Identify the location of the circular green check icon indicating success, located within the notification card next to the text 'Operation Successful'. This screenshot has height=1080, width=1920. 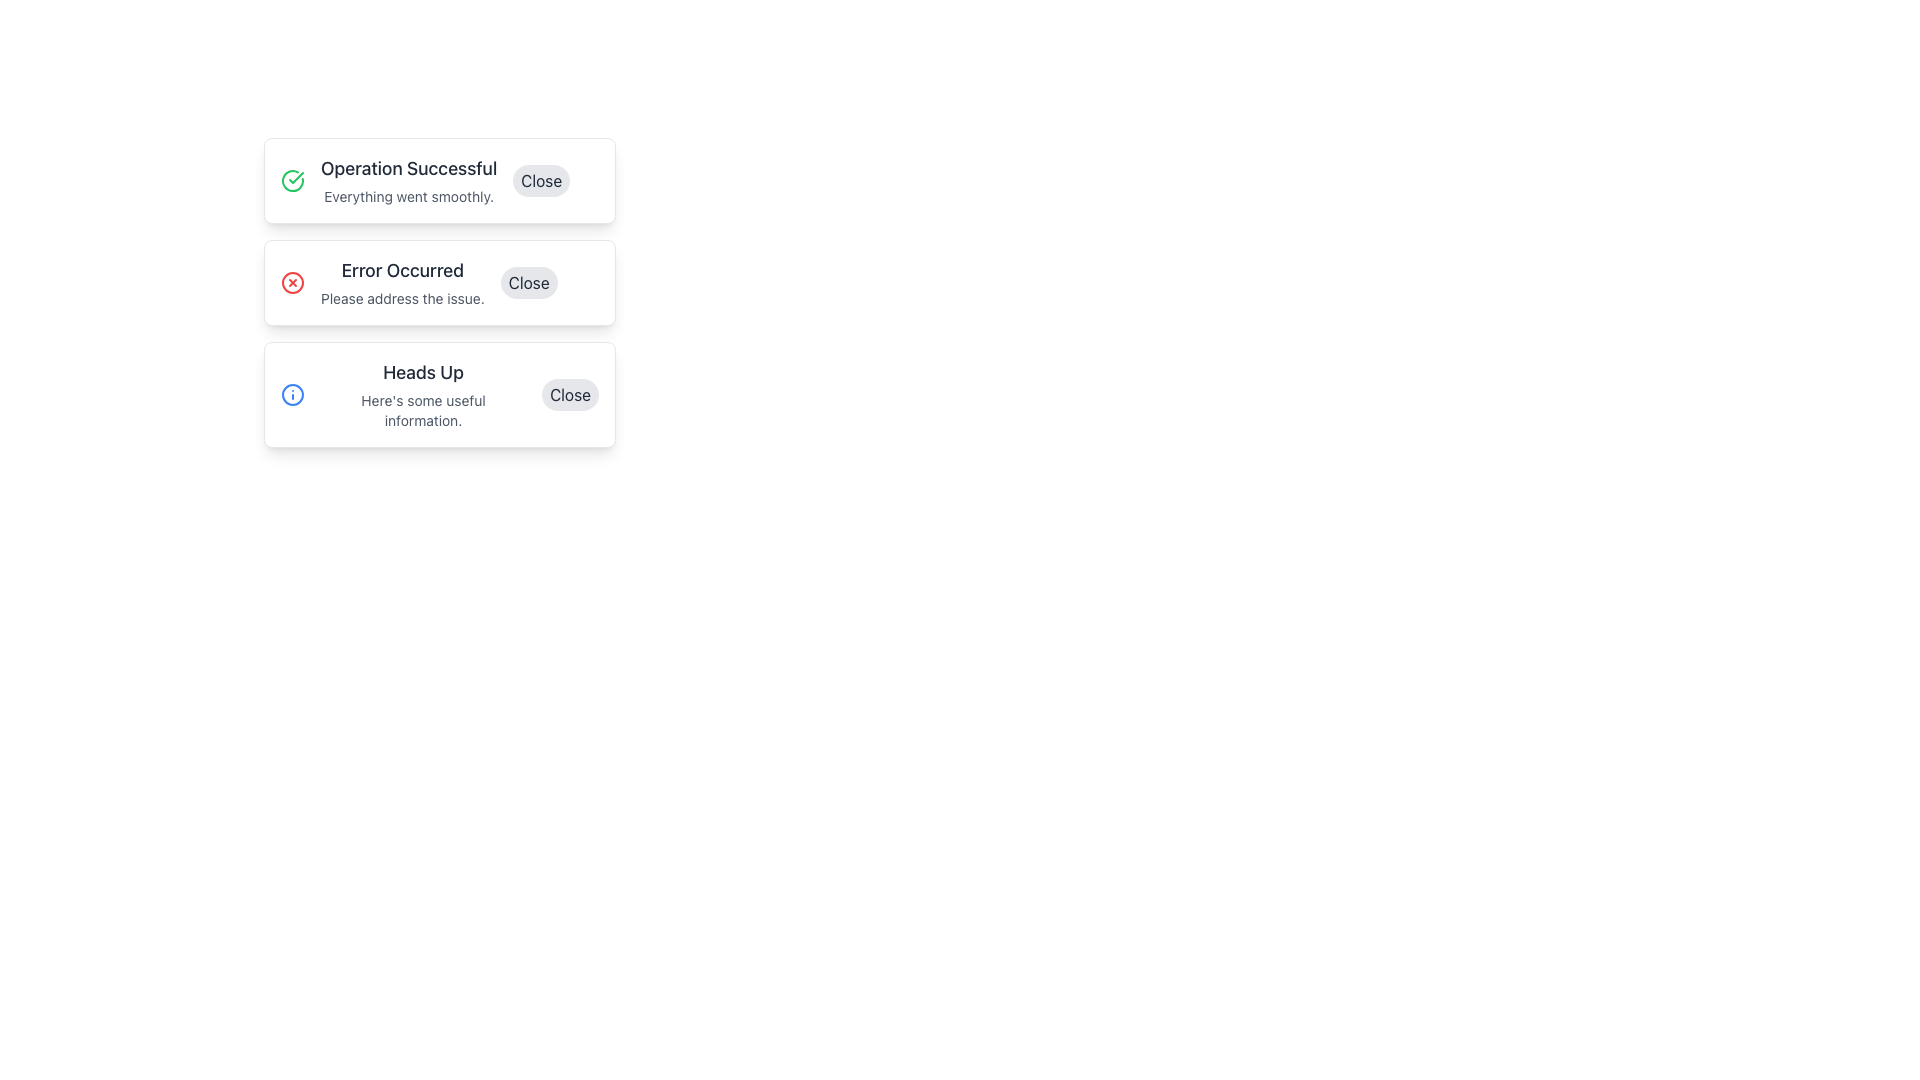
(291, 181).